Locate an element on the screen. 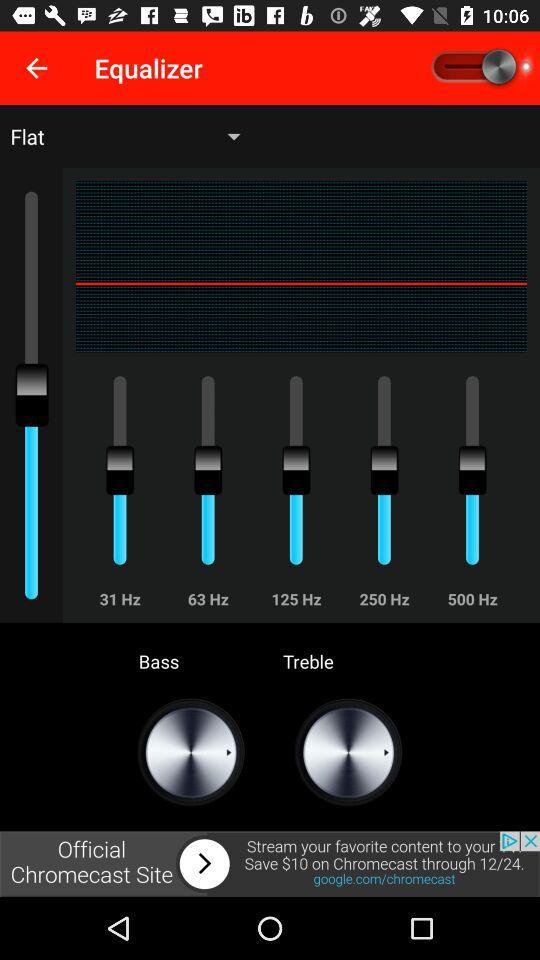  visit this website is located at coordinates (270, 863).